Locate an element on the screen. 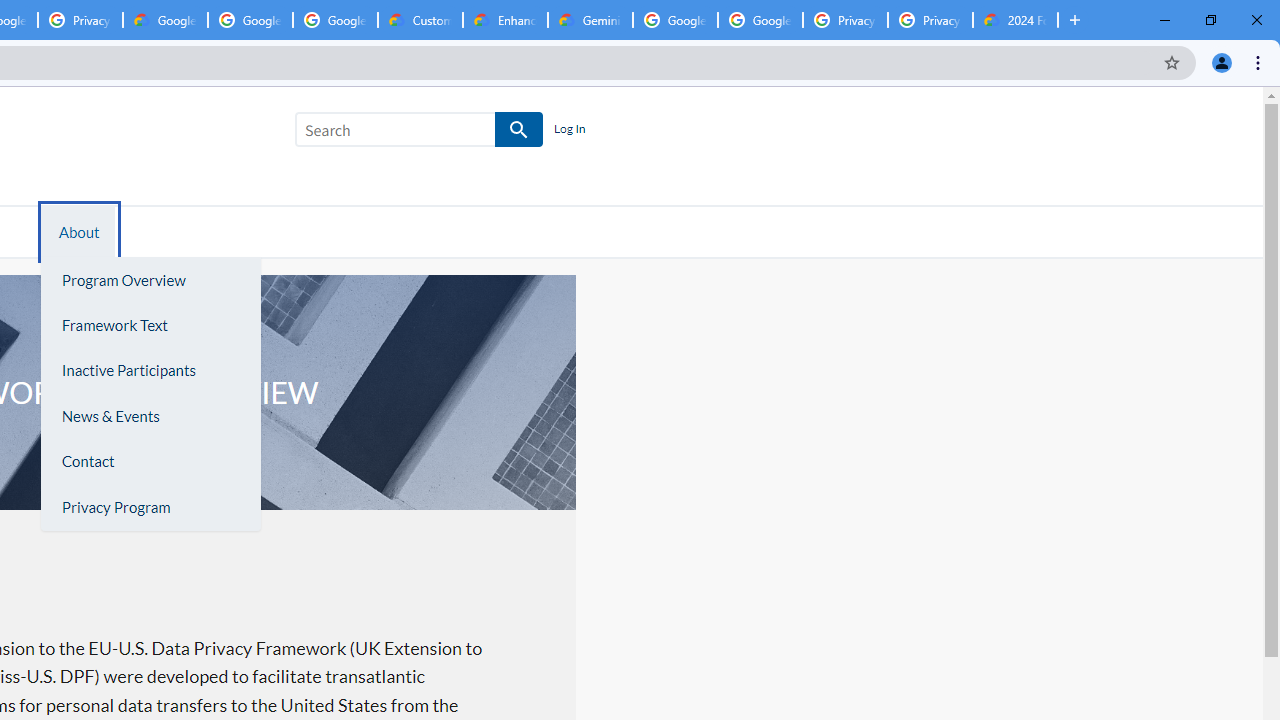 Image resolution: width=1280 pixels, height=720 pixels. 'Inactive Participants' is located at coordinates (149, 370).